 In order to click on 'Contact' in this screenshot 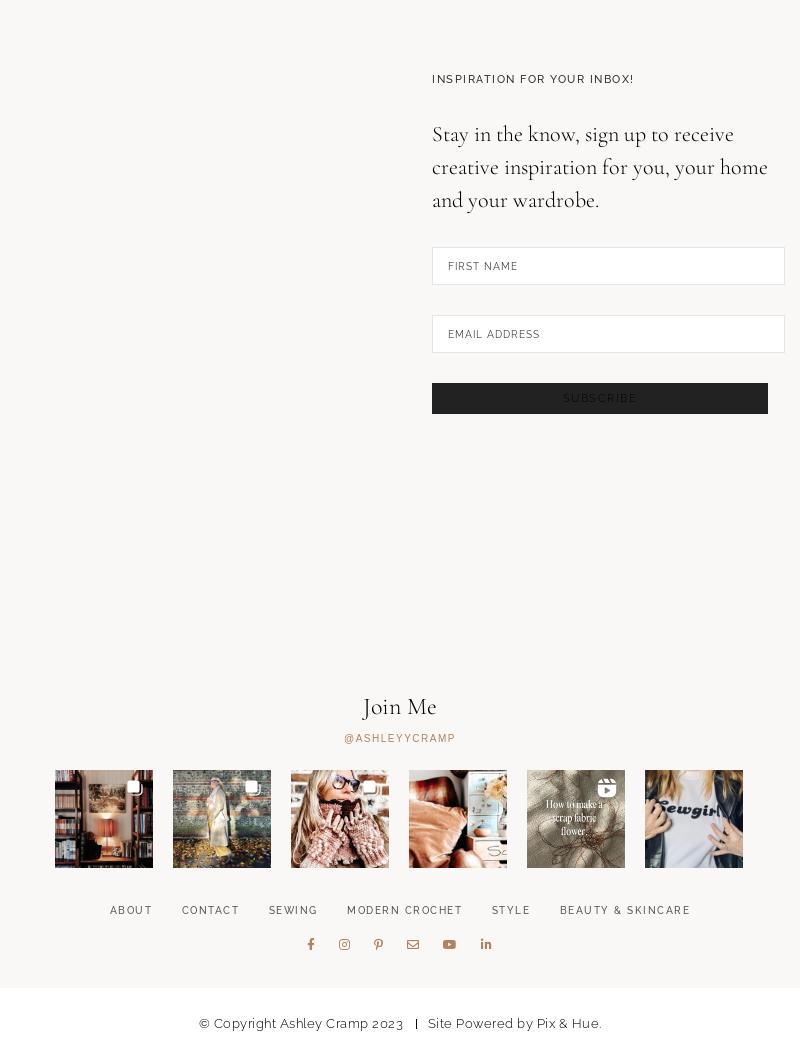, I will do `click(180, 1011)`.